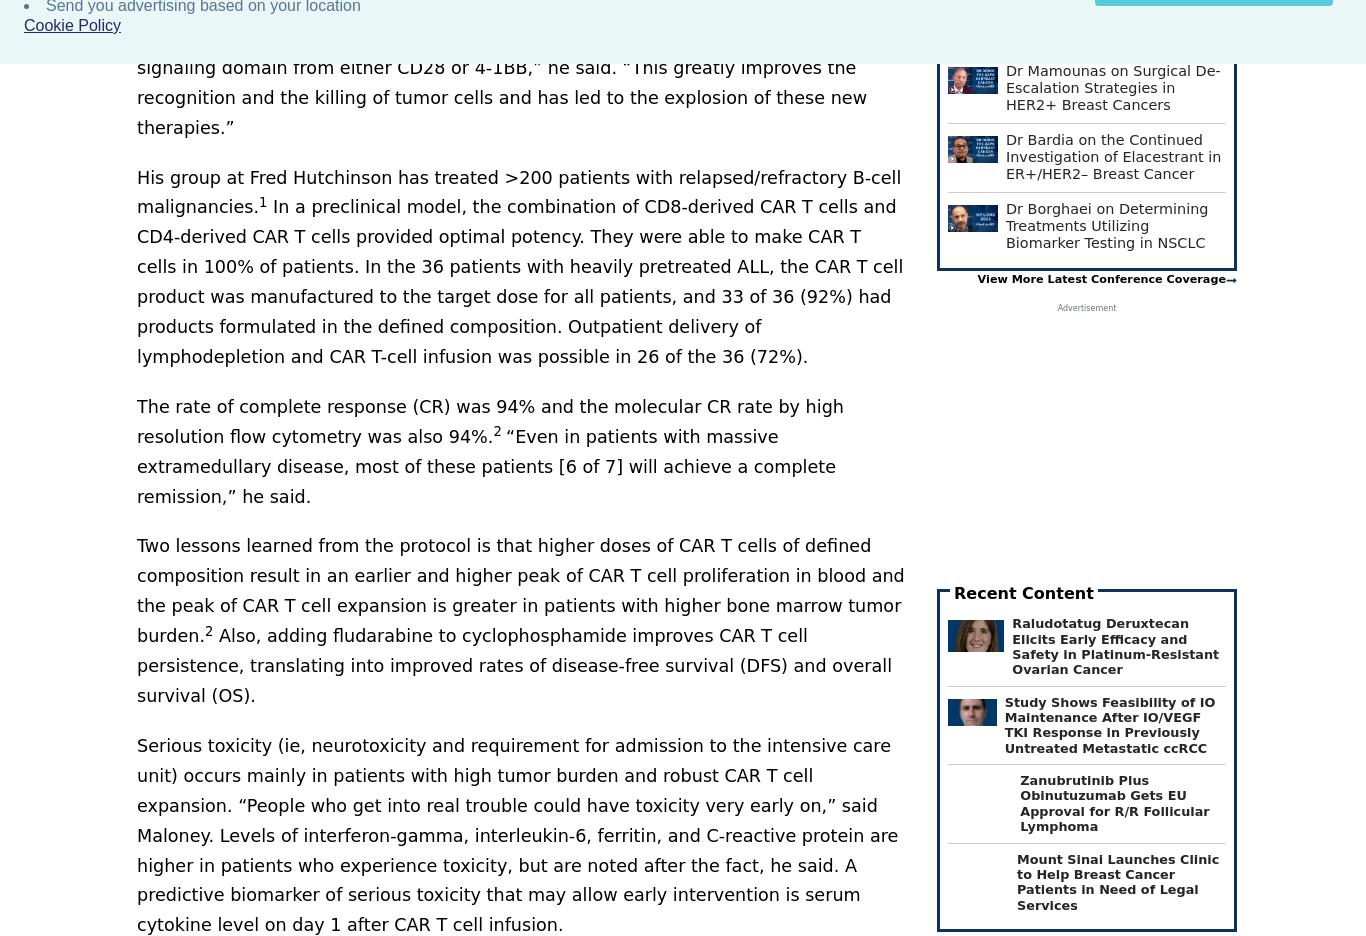  What do you see at coordinates (1106, 225) in the screenshot?
I see `'Dr Borghaei on Determining Treatments Utilizing Biomarker Testing in NSCLC'` at bounding box center [1106, 225].